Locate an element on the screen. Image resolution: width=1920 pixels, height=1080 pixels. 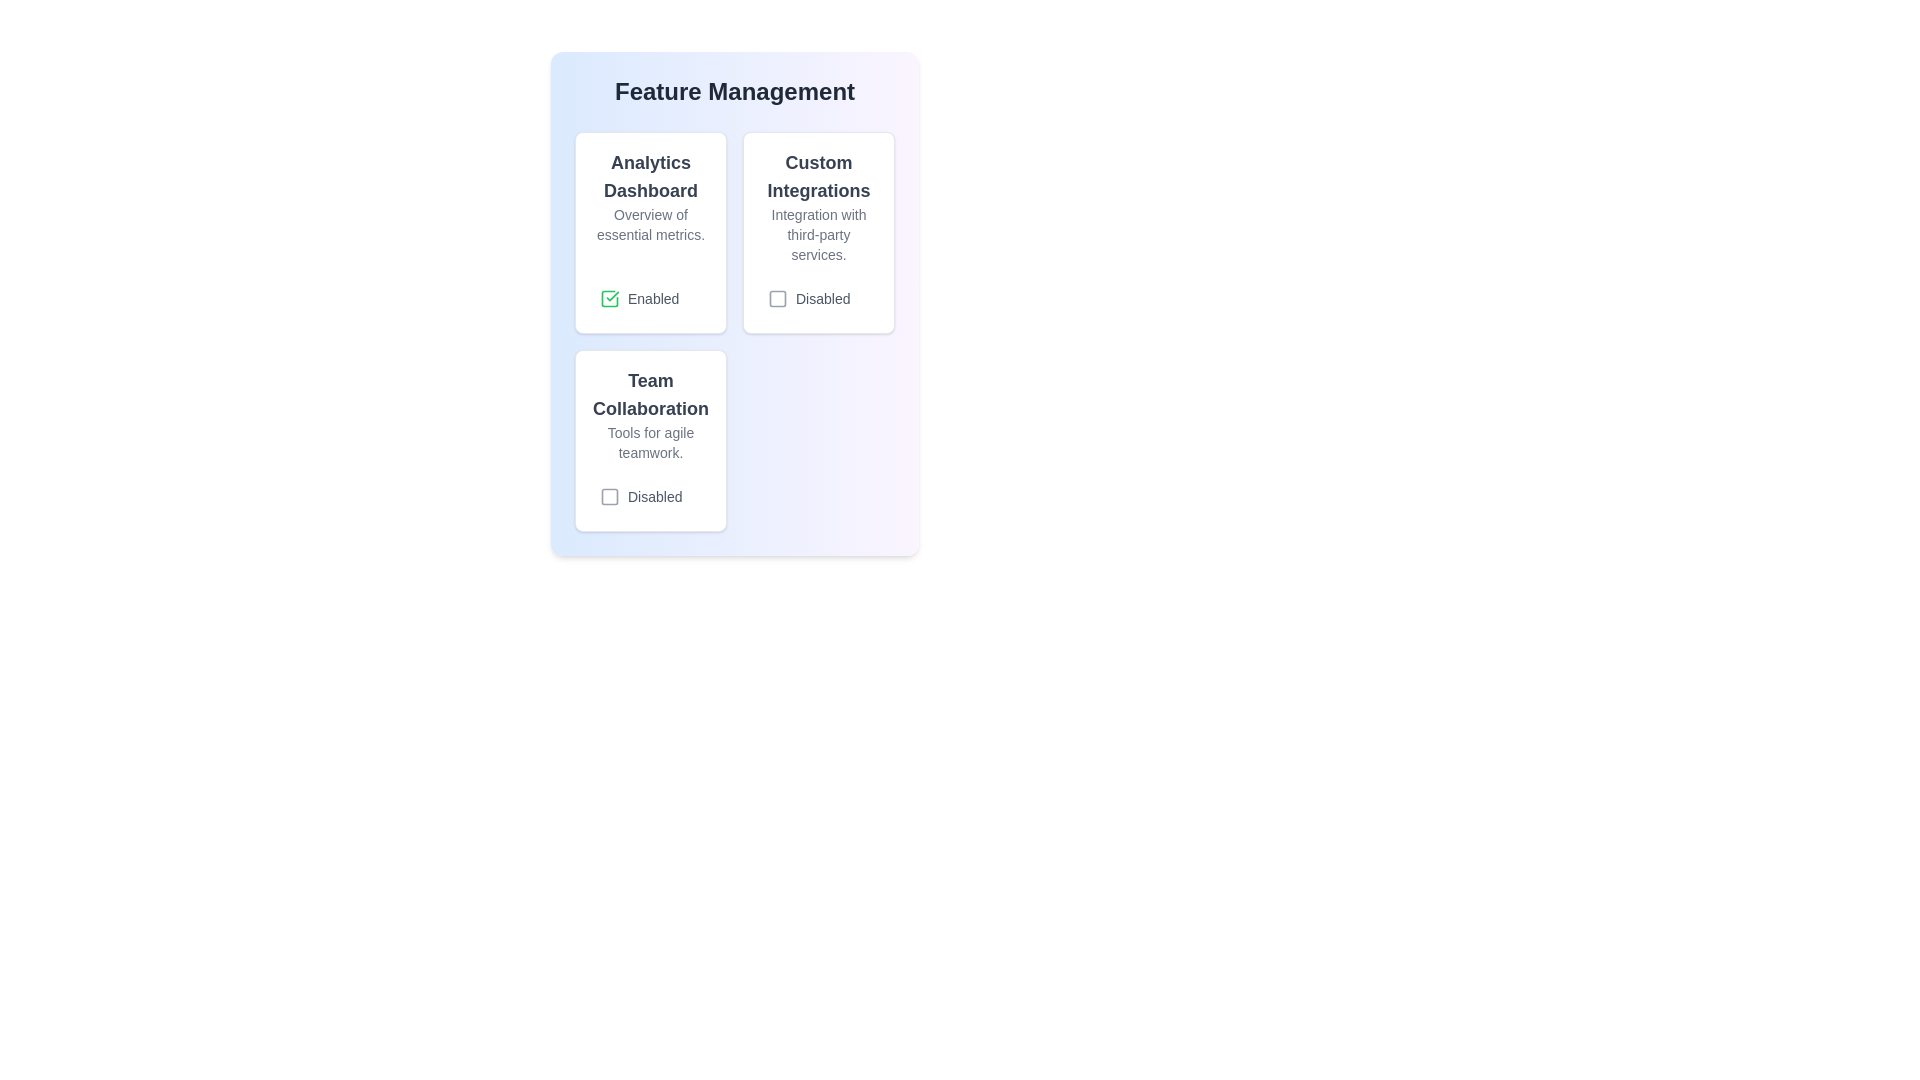
the text label displaying 'Analytics Dashboard' in bold, dark gray font at the top of the card is located at coordinates (651, 176).